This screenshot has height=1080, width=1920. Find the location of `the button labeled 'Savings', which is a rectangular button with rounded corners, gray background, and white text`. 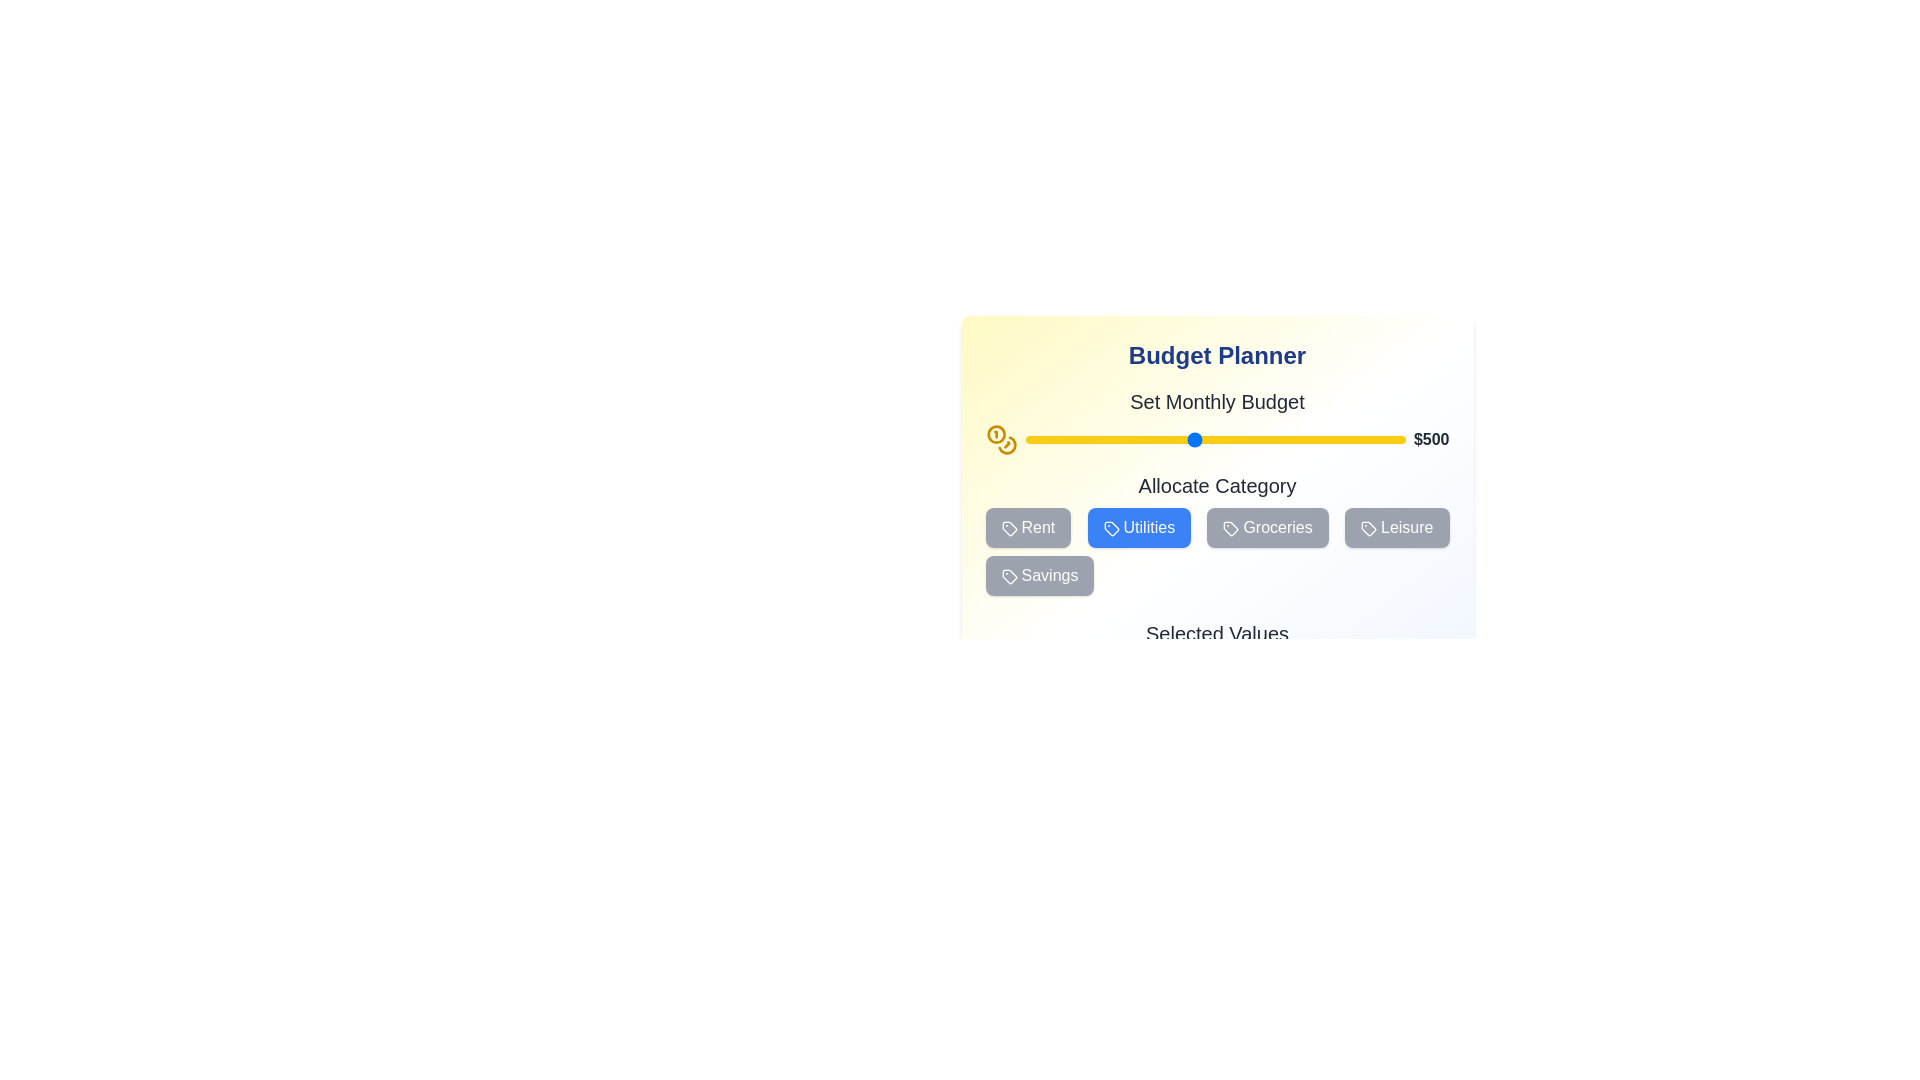

the button labeled 'Savings', which is a rectangular button with rounded corners, gray background, and white text is located at coordinates (1039, 575).